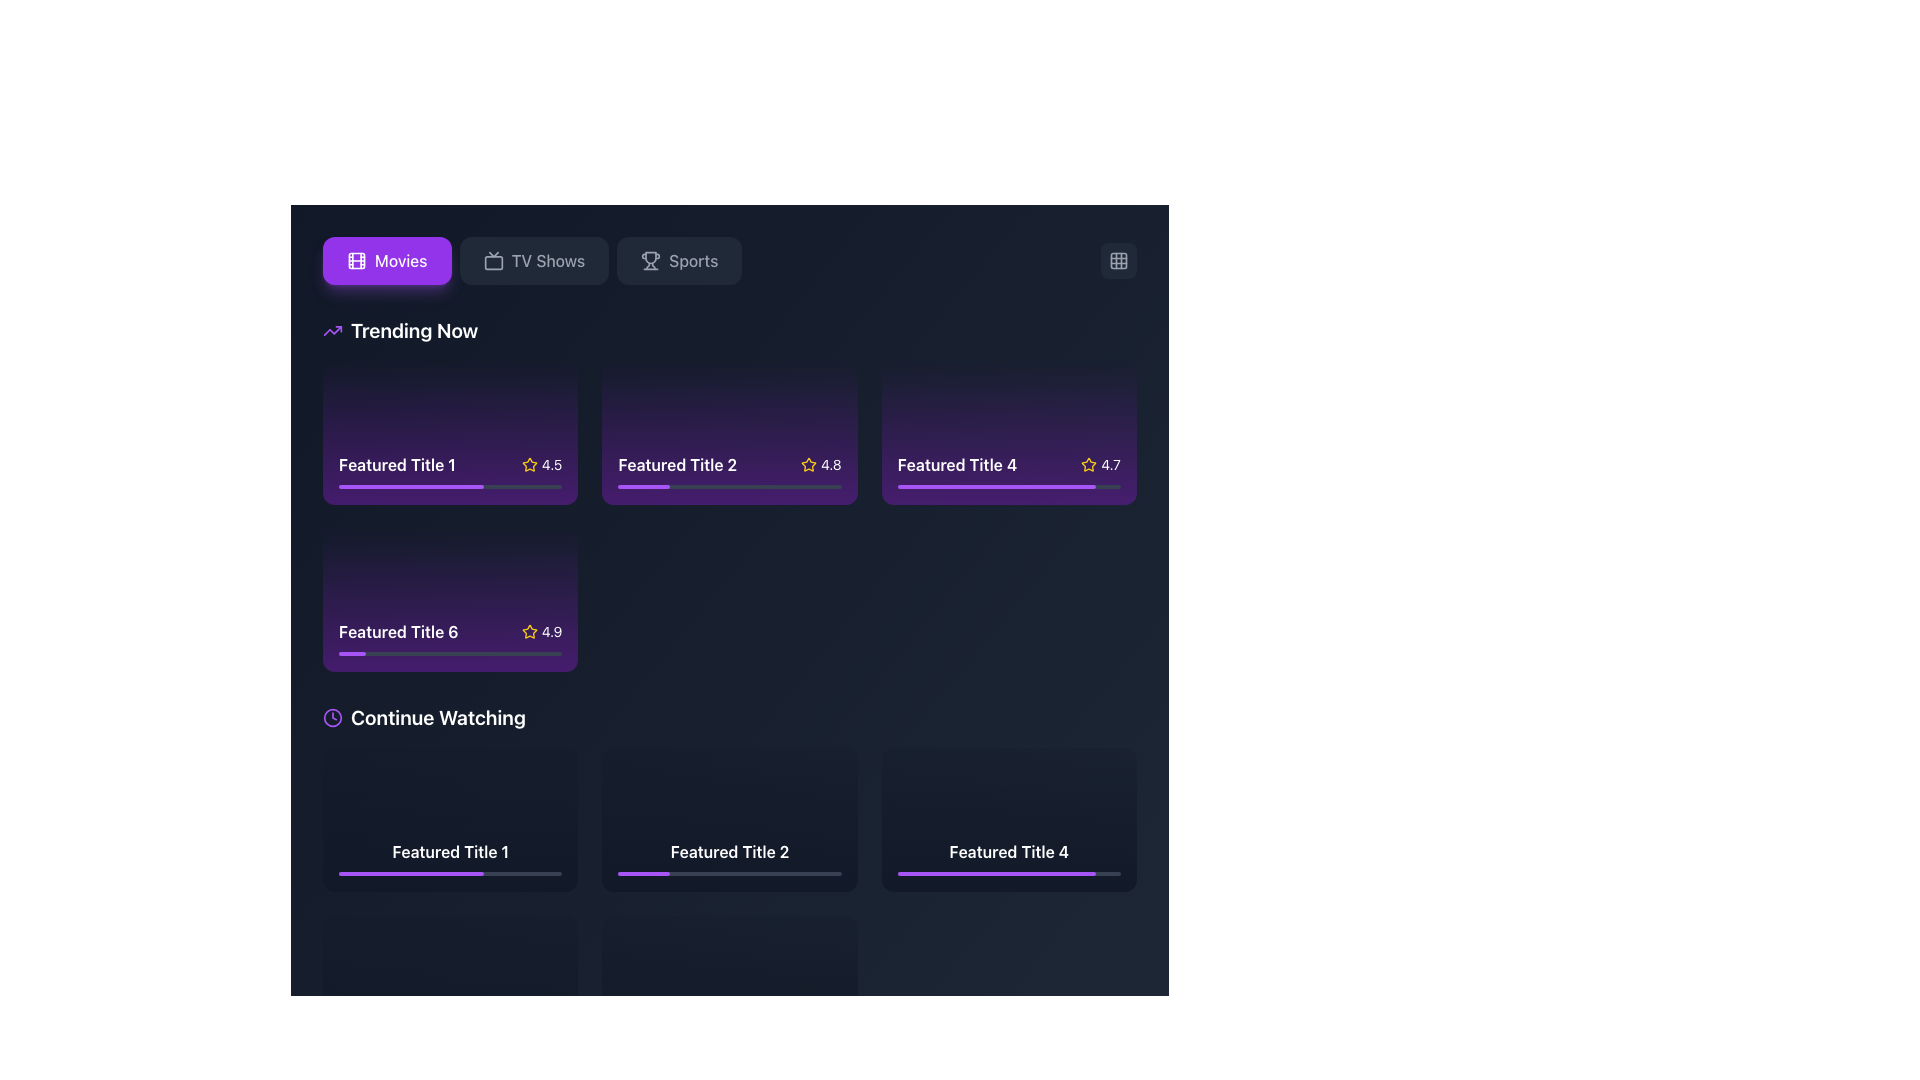 This screenshot has width=1920, height=1080. Describe the element at coordinates (1009, 431) in the screenshot. I see `the third interactive card in the 'Trending Now' section` at that location.